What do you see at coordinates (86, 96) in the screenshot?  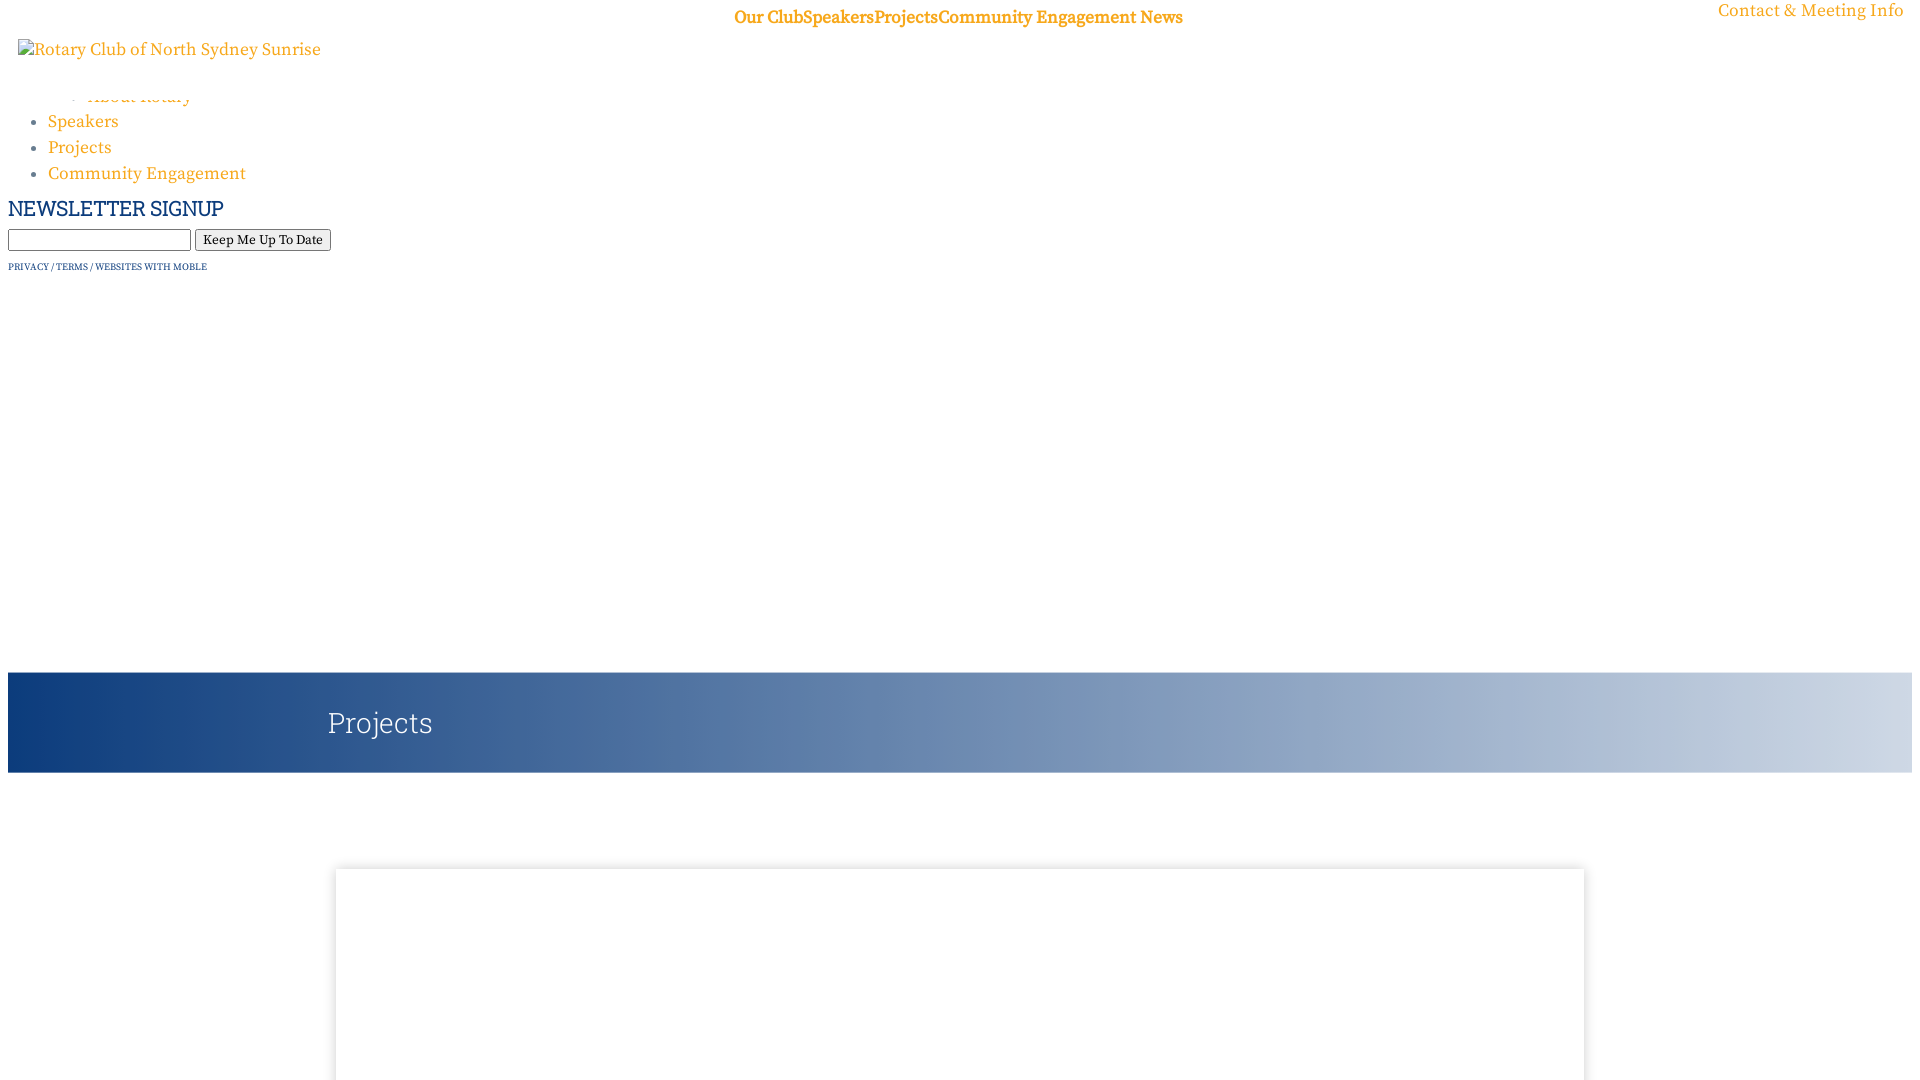 I see `'About Rotary'` at bounding box center [86, 96].